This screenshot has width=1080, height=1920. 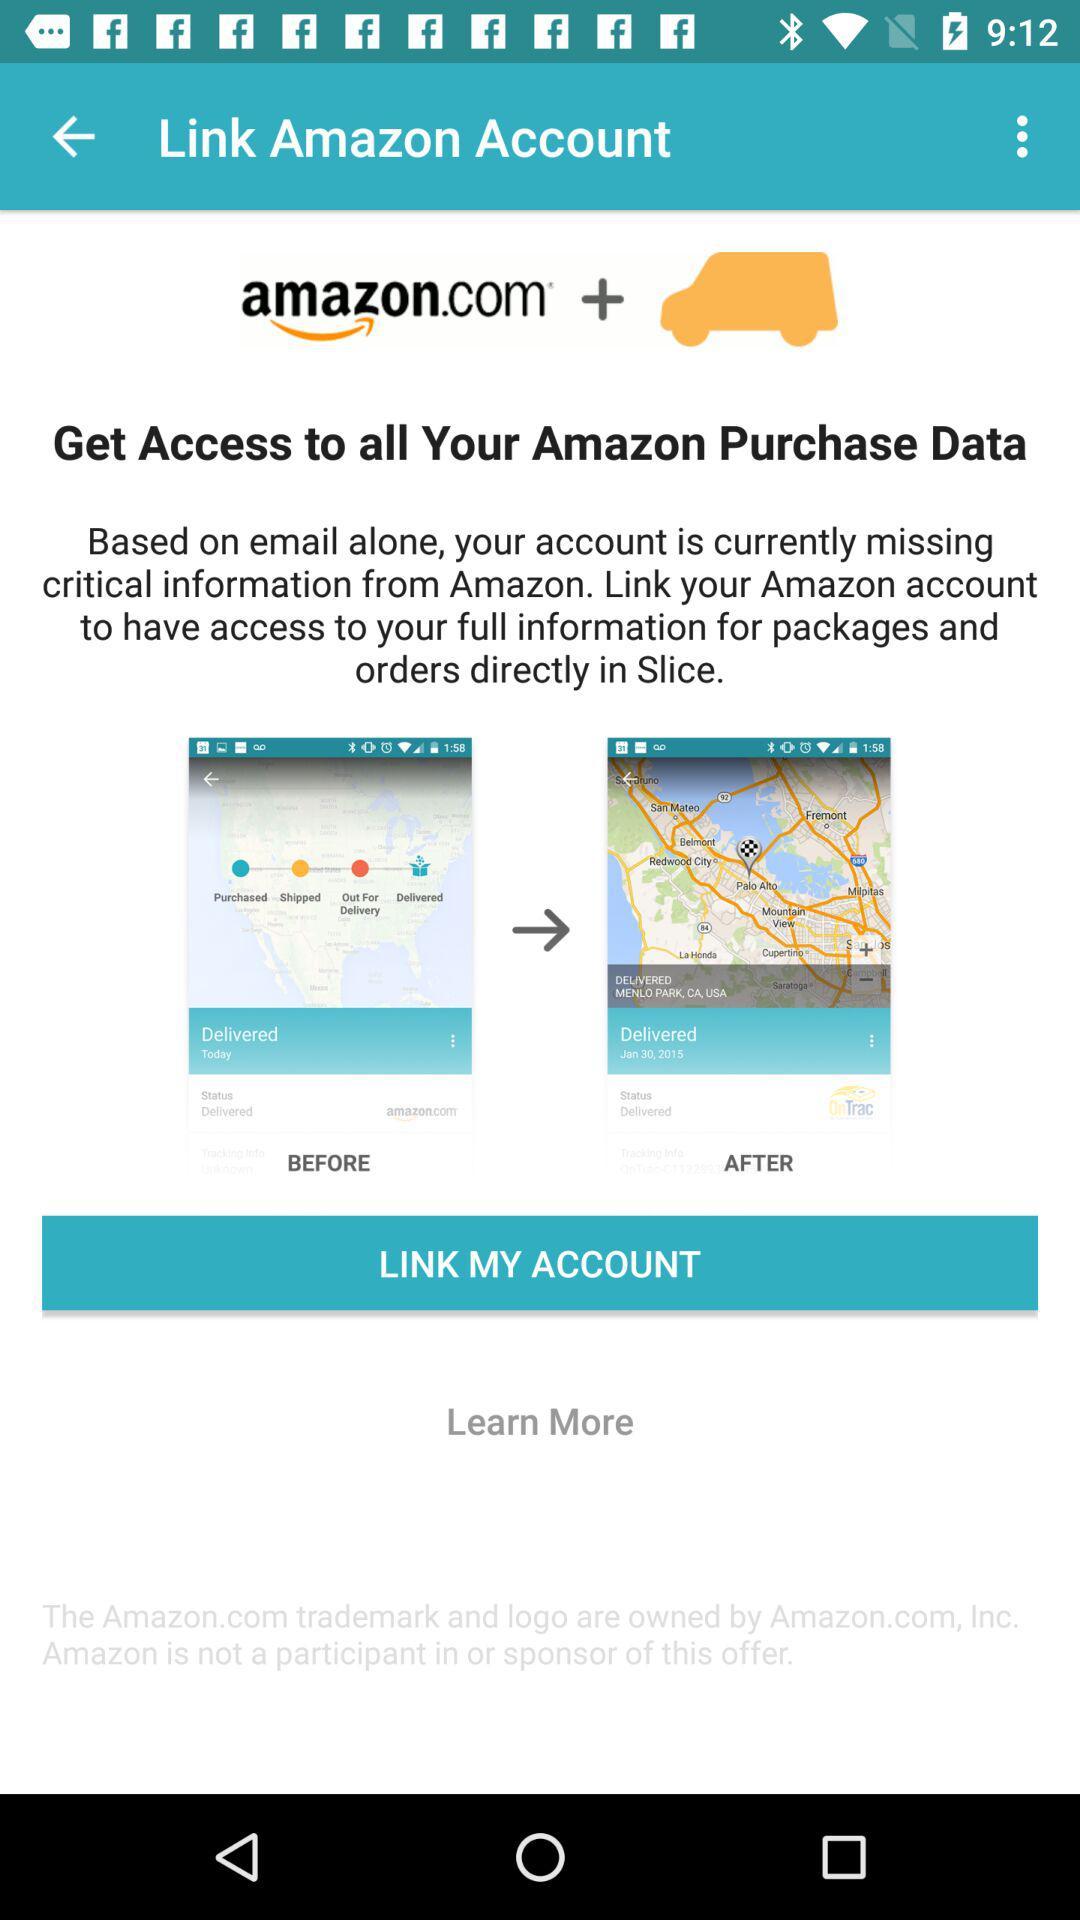 What do you see at coordinates (540, 1419) in the screenshot?
I see `learn more icon` at bounding box center [540, 1419].